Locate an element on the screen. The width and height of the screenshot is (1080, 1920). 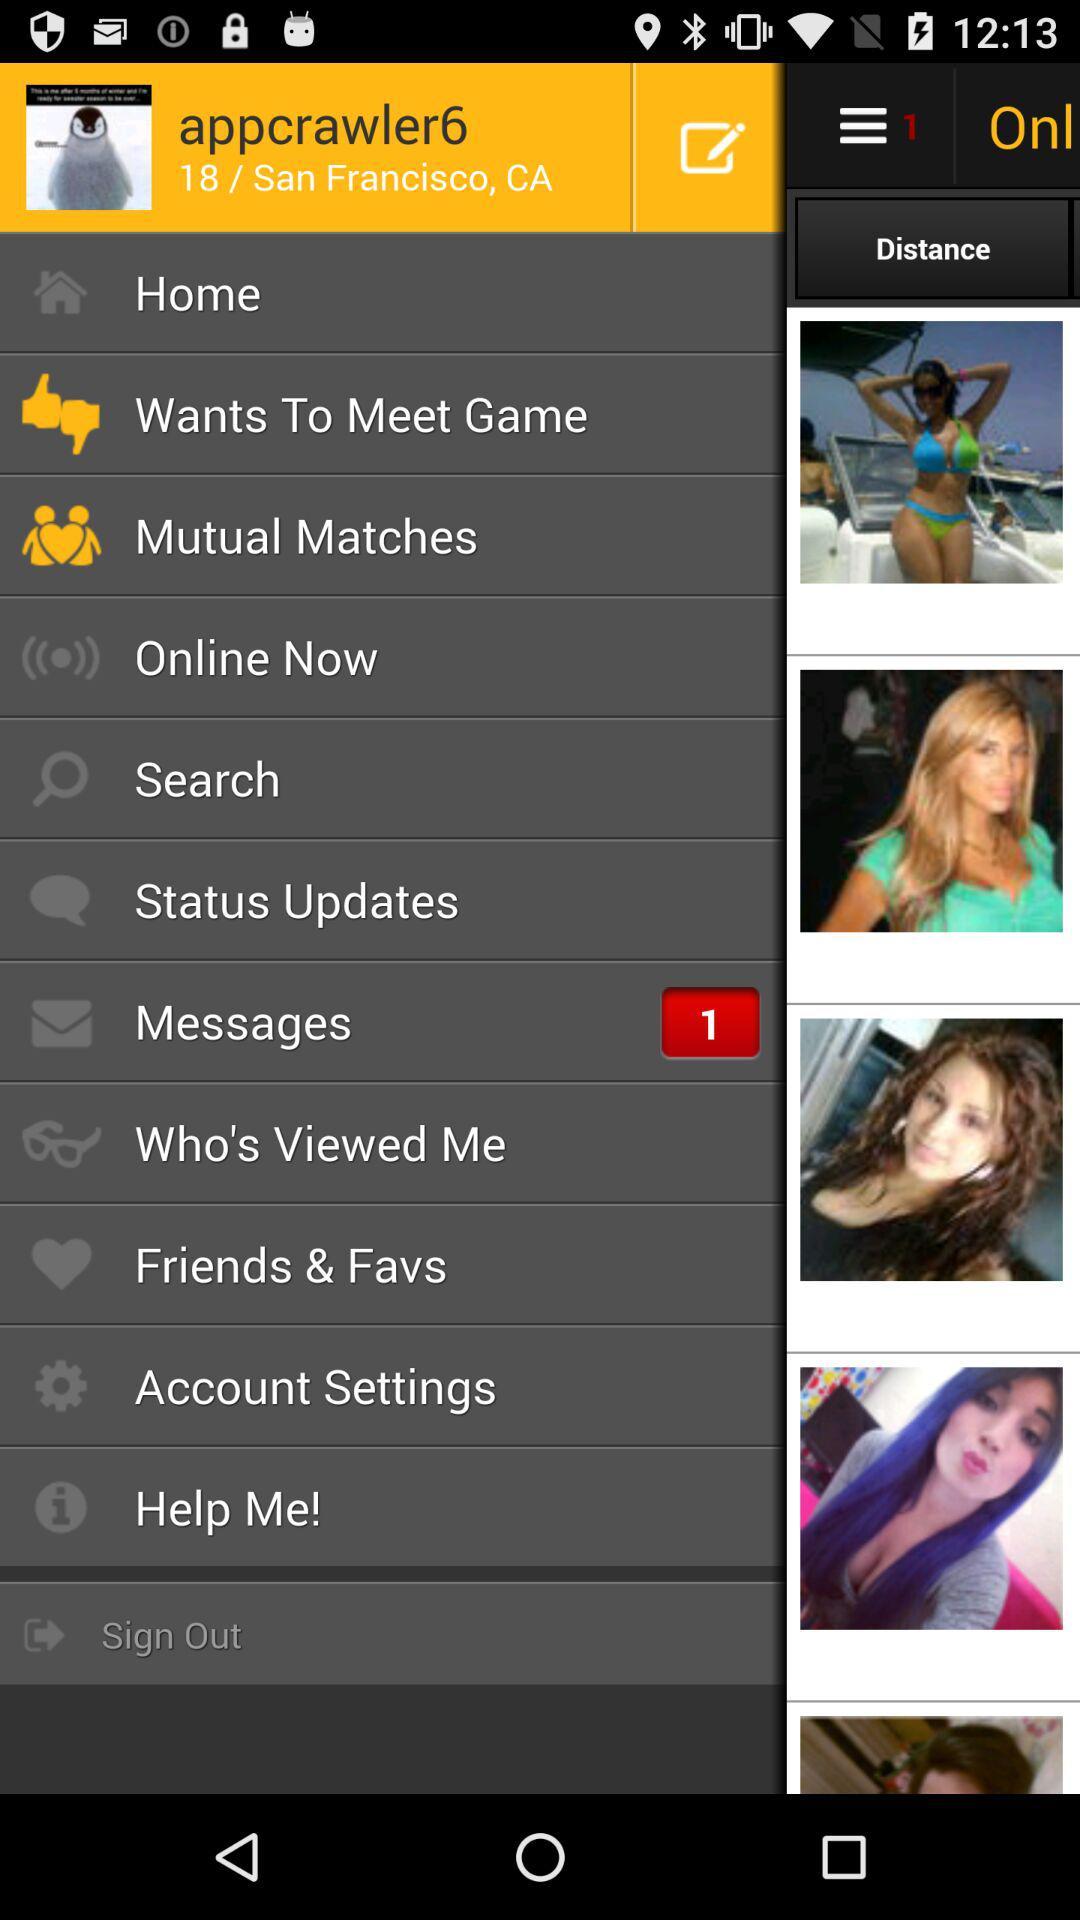
the edit option on the top right of appcrawler6 text is located at coordinates (711, 146).